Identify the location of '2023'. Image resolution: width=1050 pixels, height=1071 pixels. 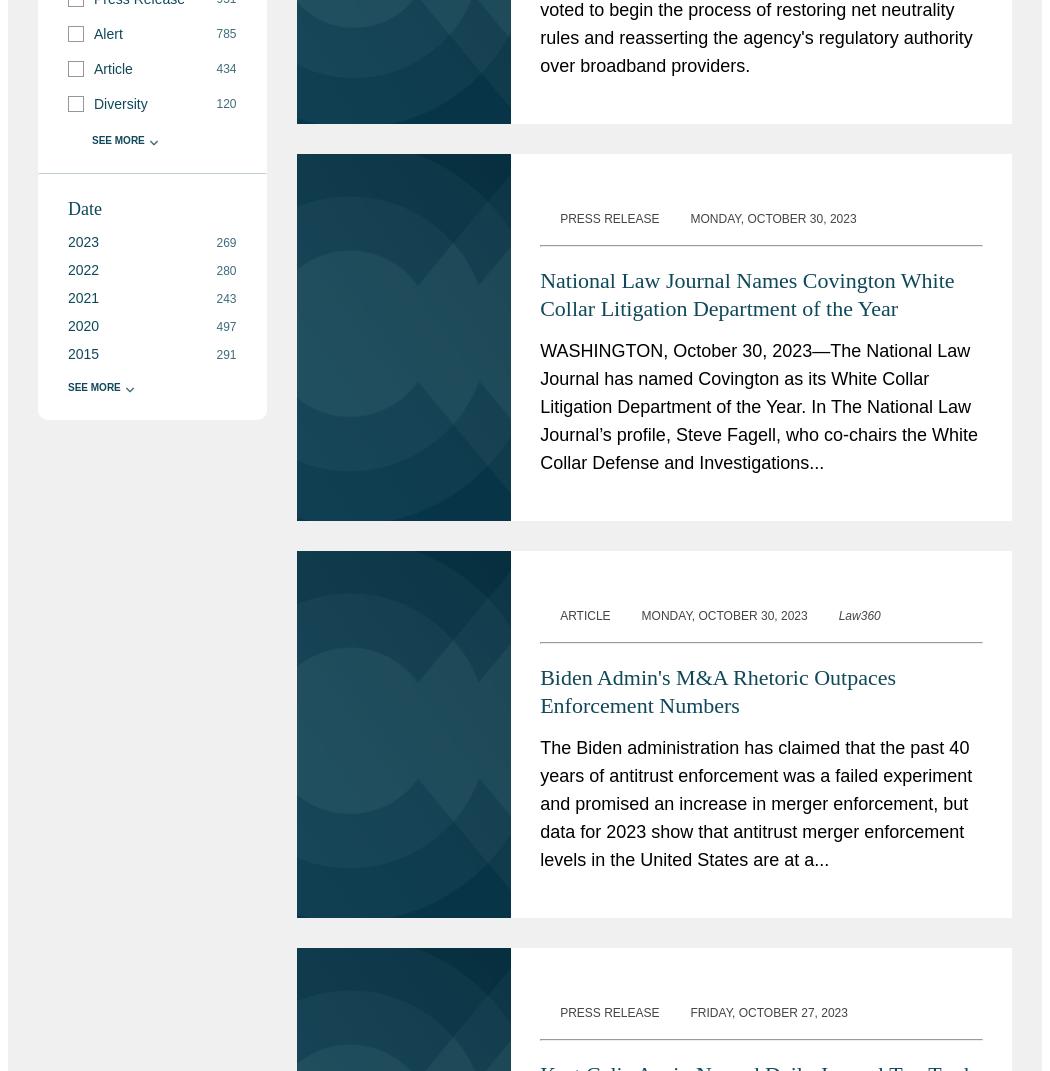
(83, 242).